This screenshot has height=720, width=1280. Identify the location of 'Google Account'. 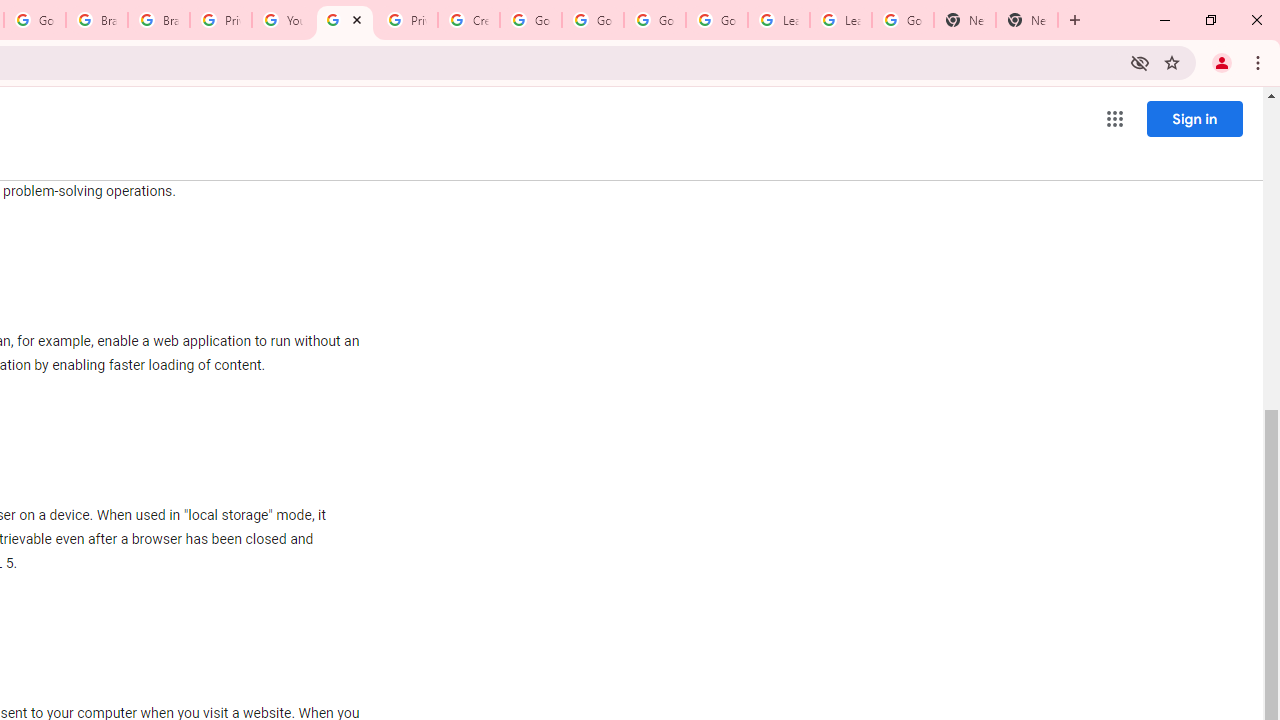
(902, 20).